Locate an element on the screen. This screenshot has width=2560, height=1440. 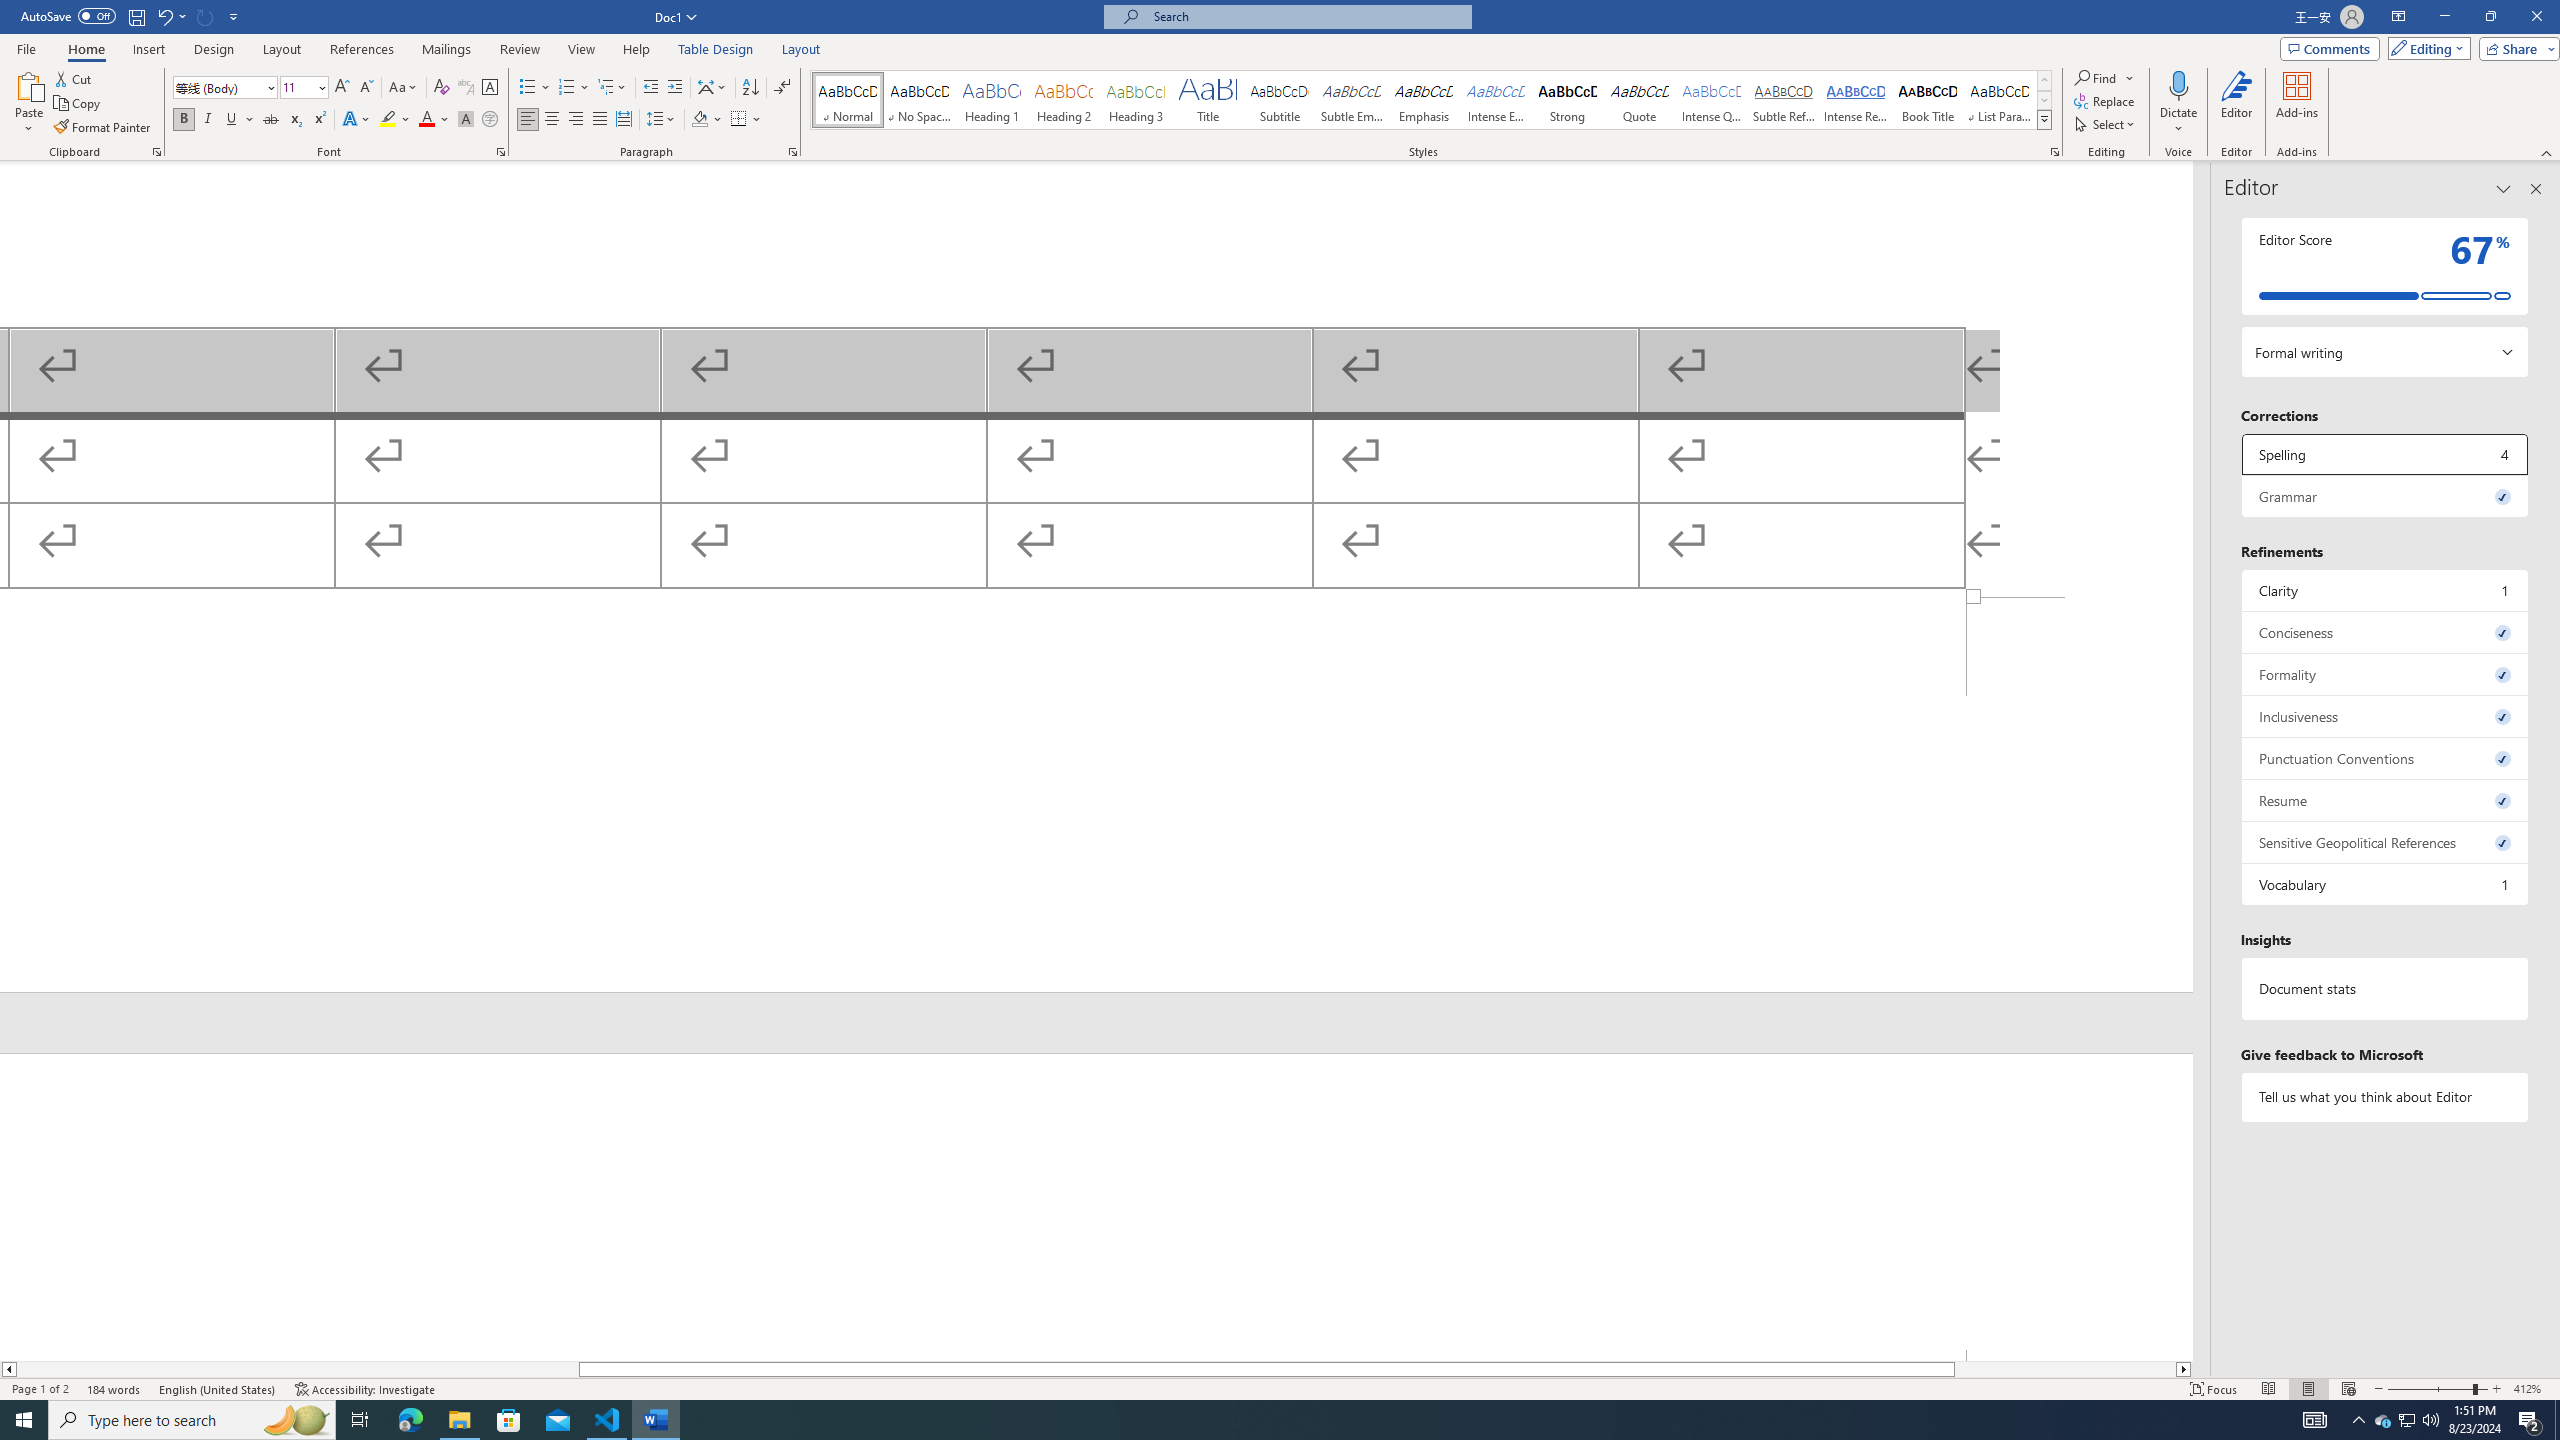
'Asian Layout' is located at coordinates (712, 87).